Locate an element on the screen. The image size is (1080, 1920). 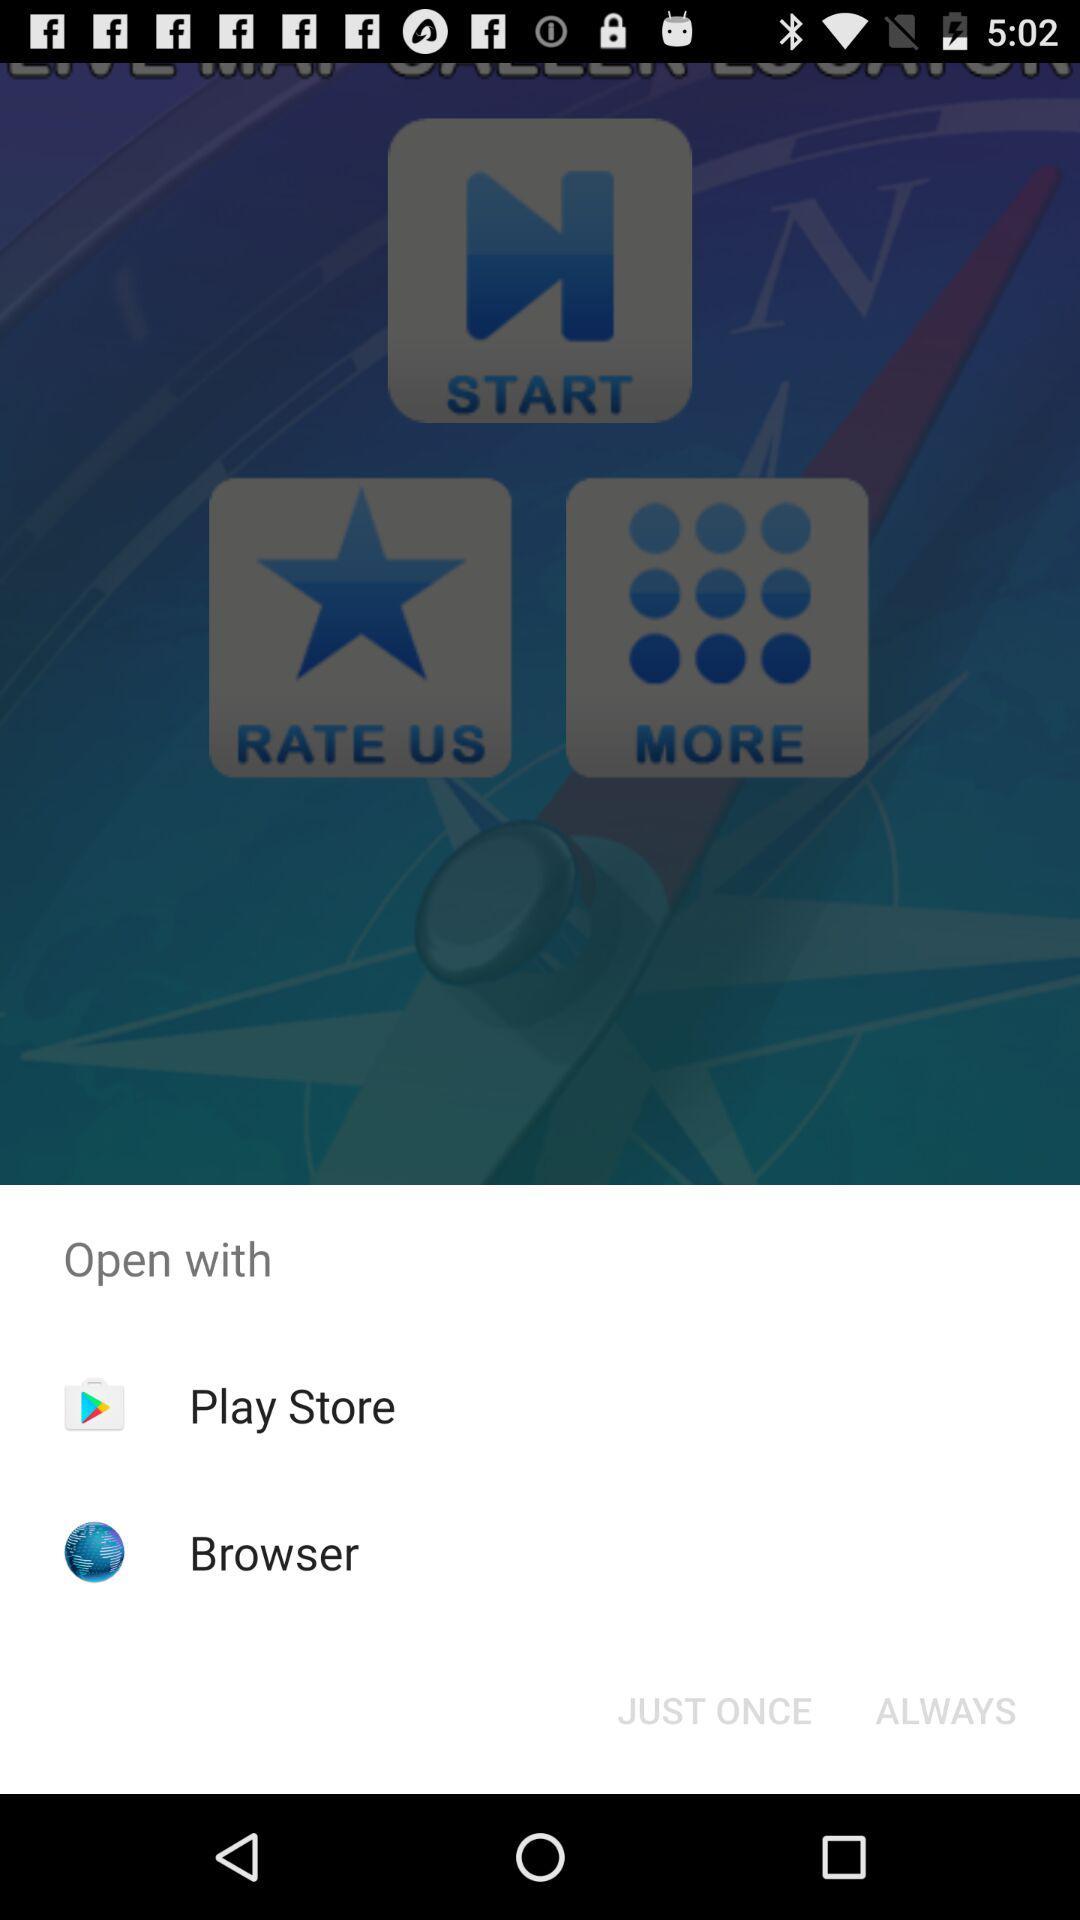
icon at the bottom is located at coordinates (713, 1708).